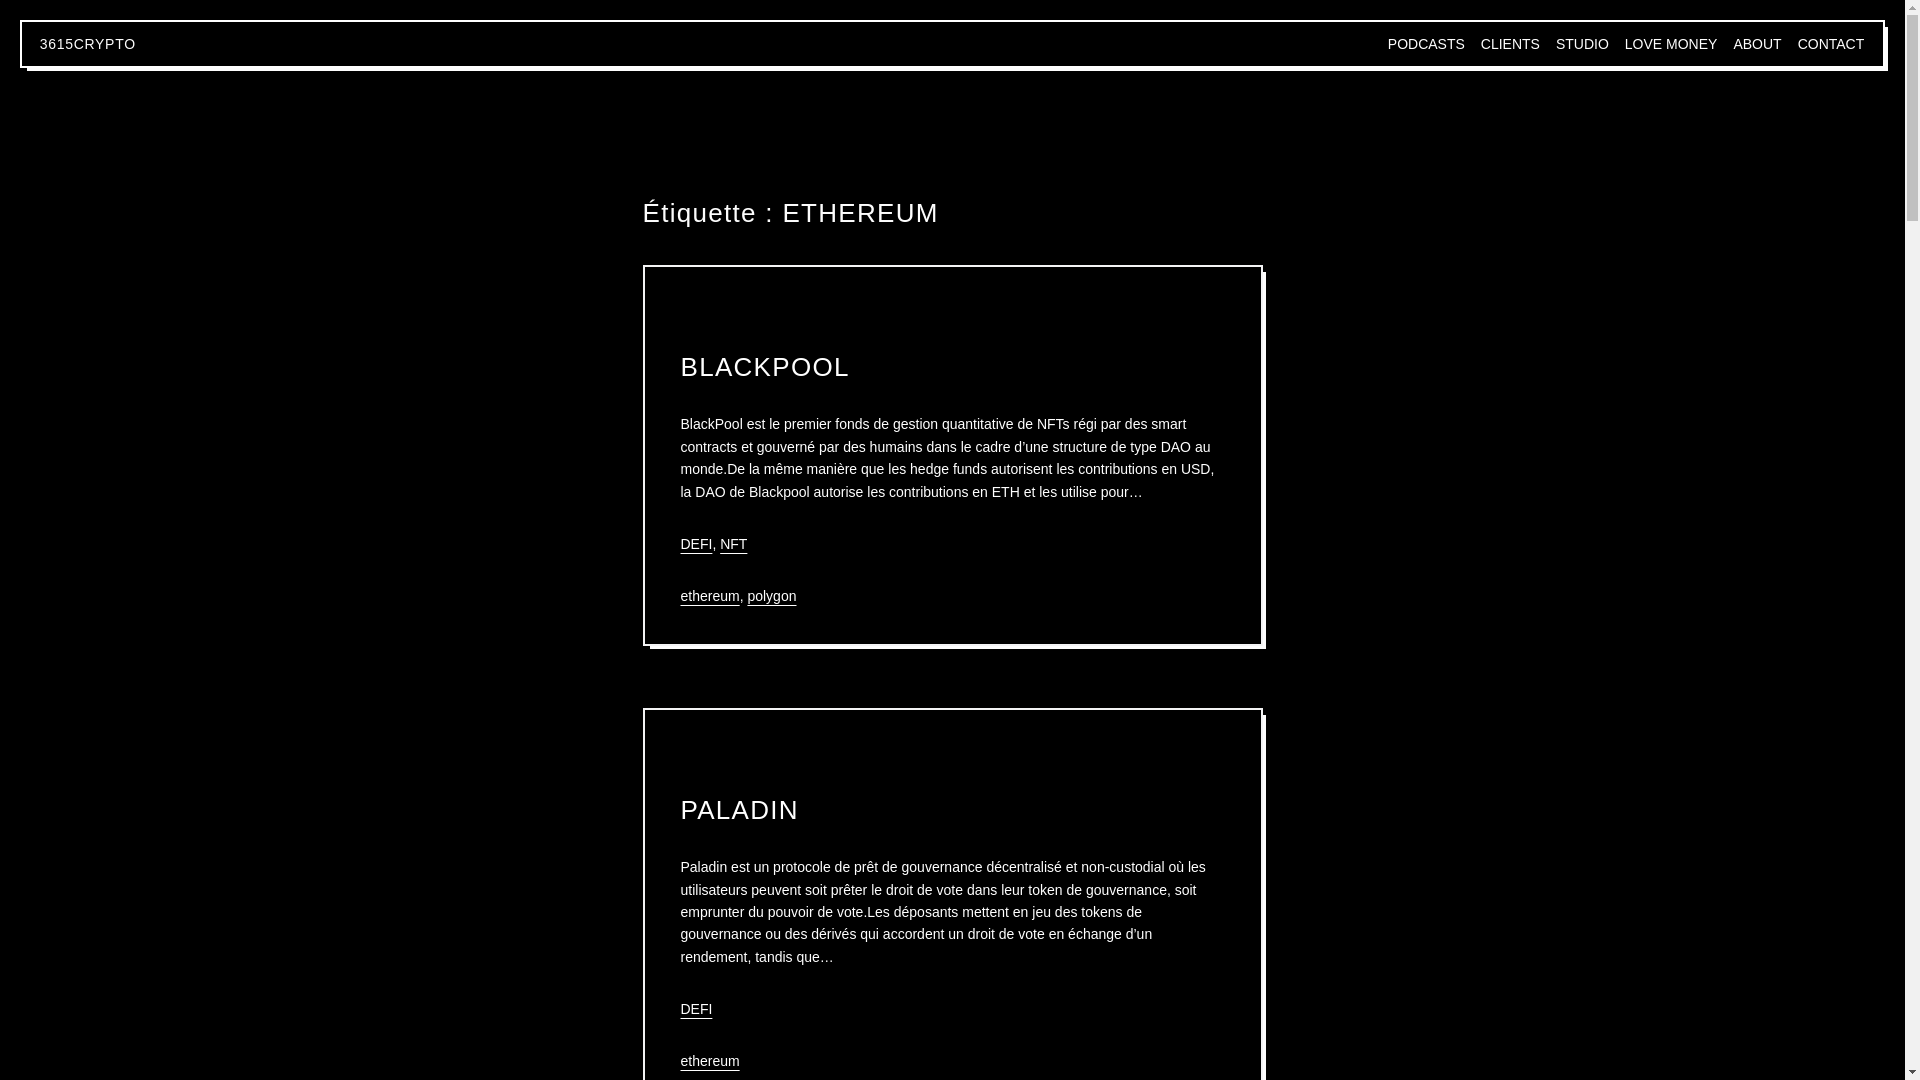 The height and width of the screenshot is (1080, 1920). What do you see at coordinates (709, 1059) in the screenshot?
I see `'ethereum'` at bounding box center [709, 1059].